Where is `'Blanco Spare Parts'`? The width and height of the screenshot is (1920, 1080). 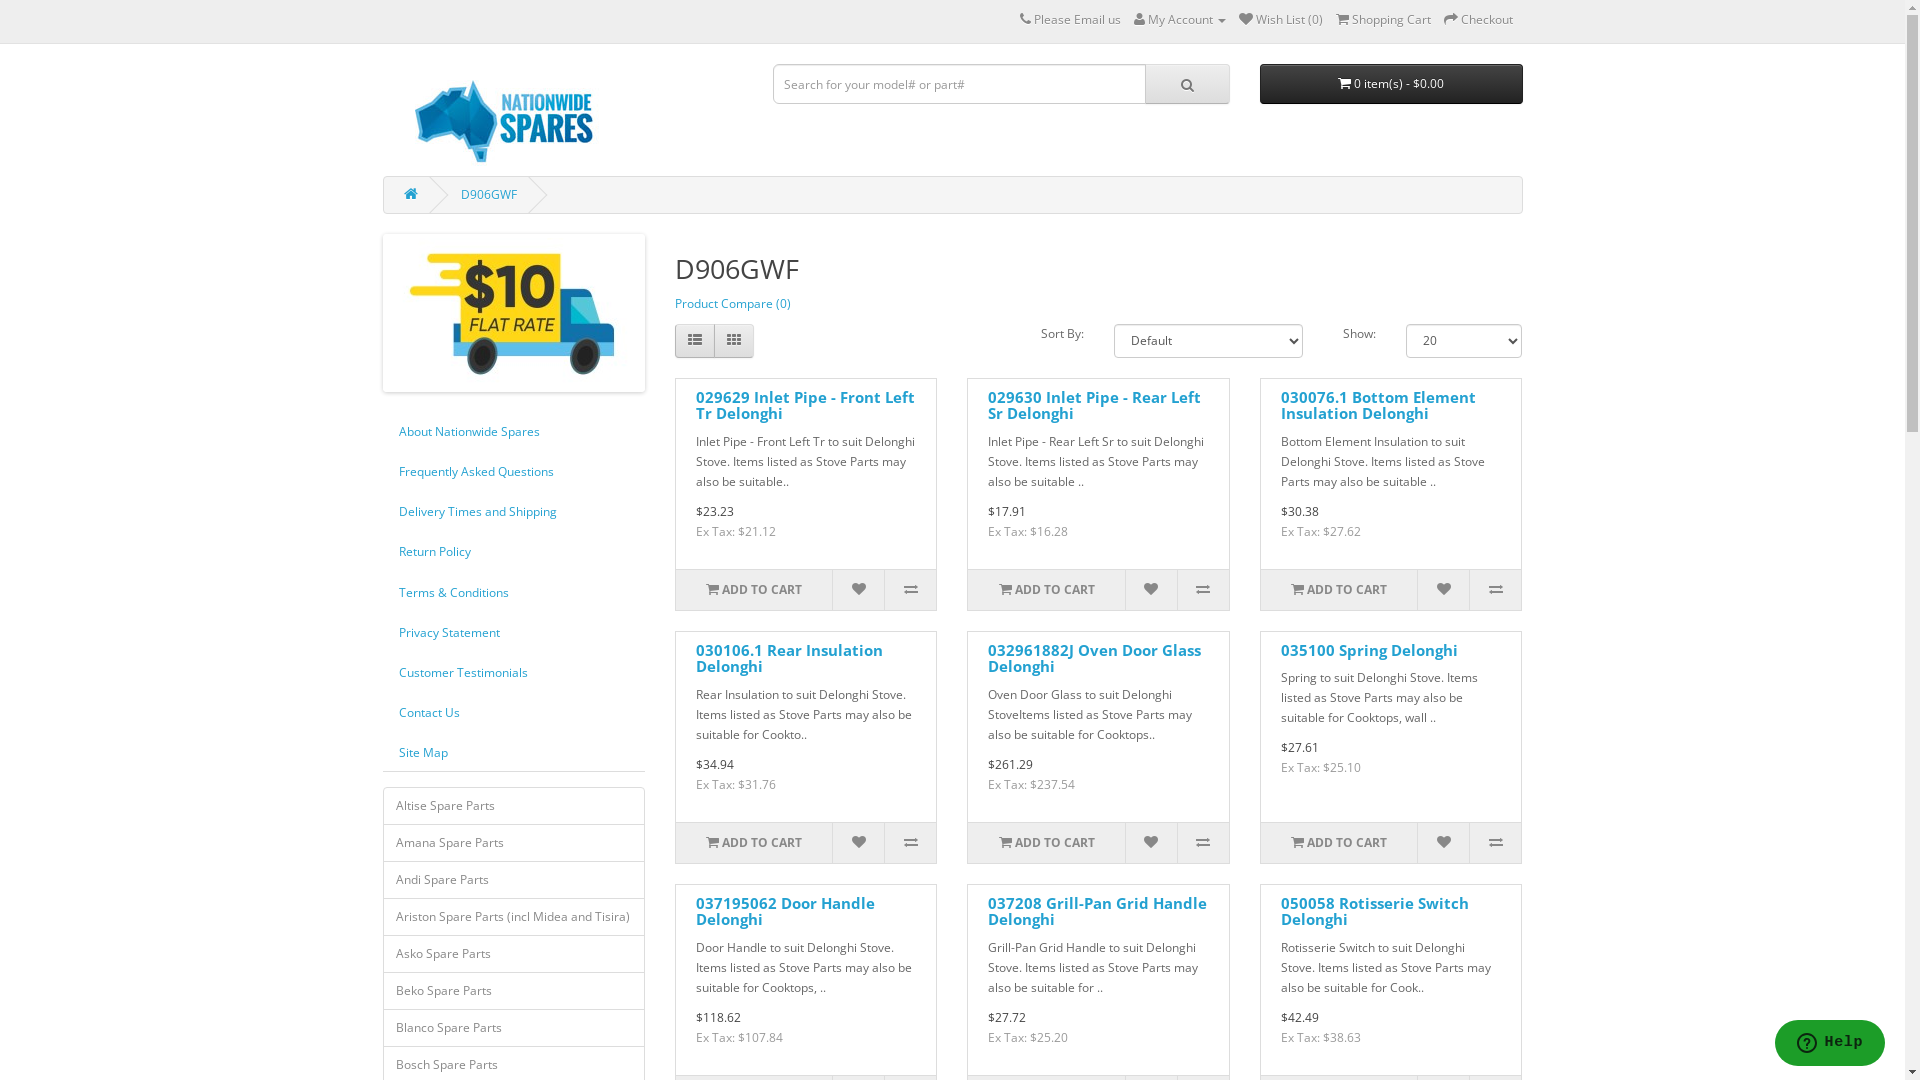 'Blanco Spare Parts' is located at coordinates (513, 1028).